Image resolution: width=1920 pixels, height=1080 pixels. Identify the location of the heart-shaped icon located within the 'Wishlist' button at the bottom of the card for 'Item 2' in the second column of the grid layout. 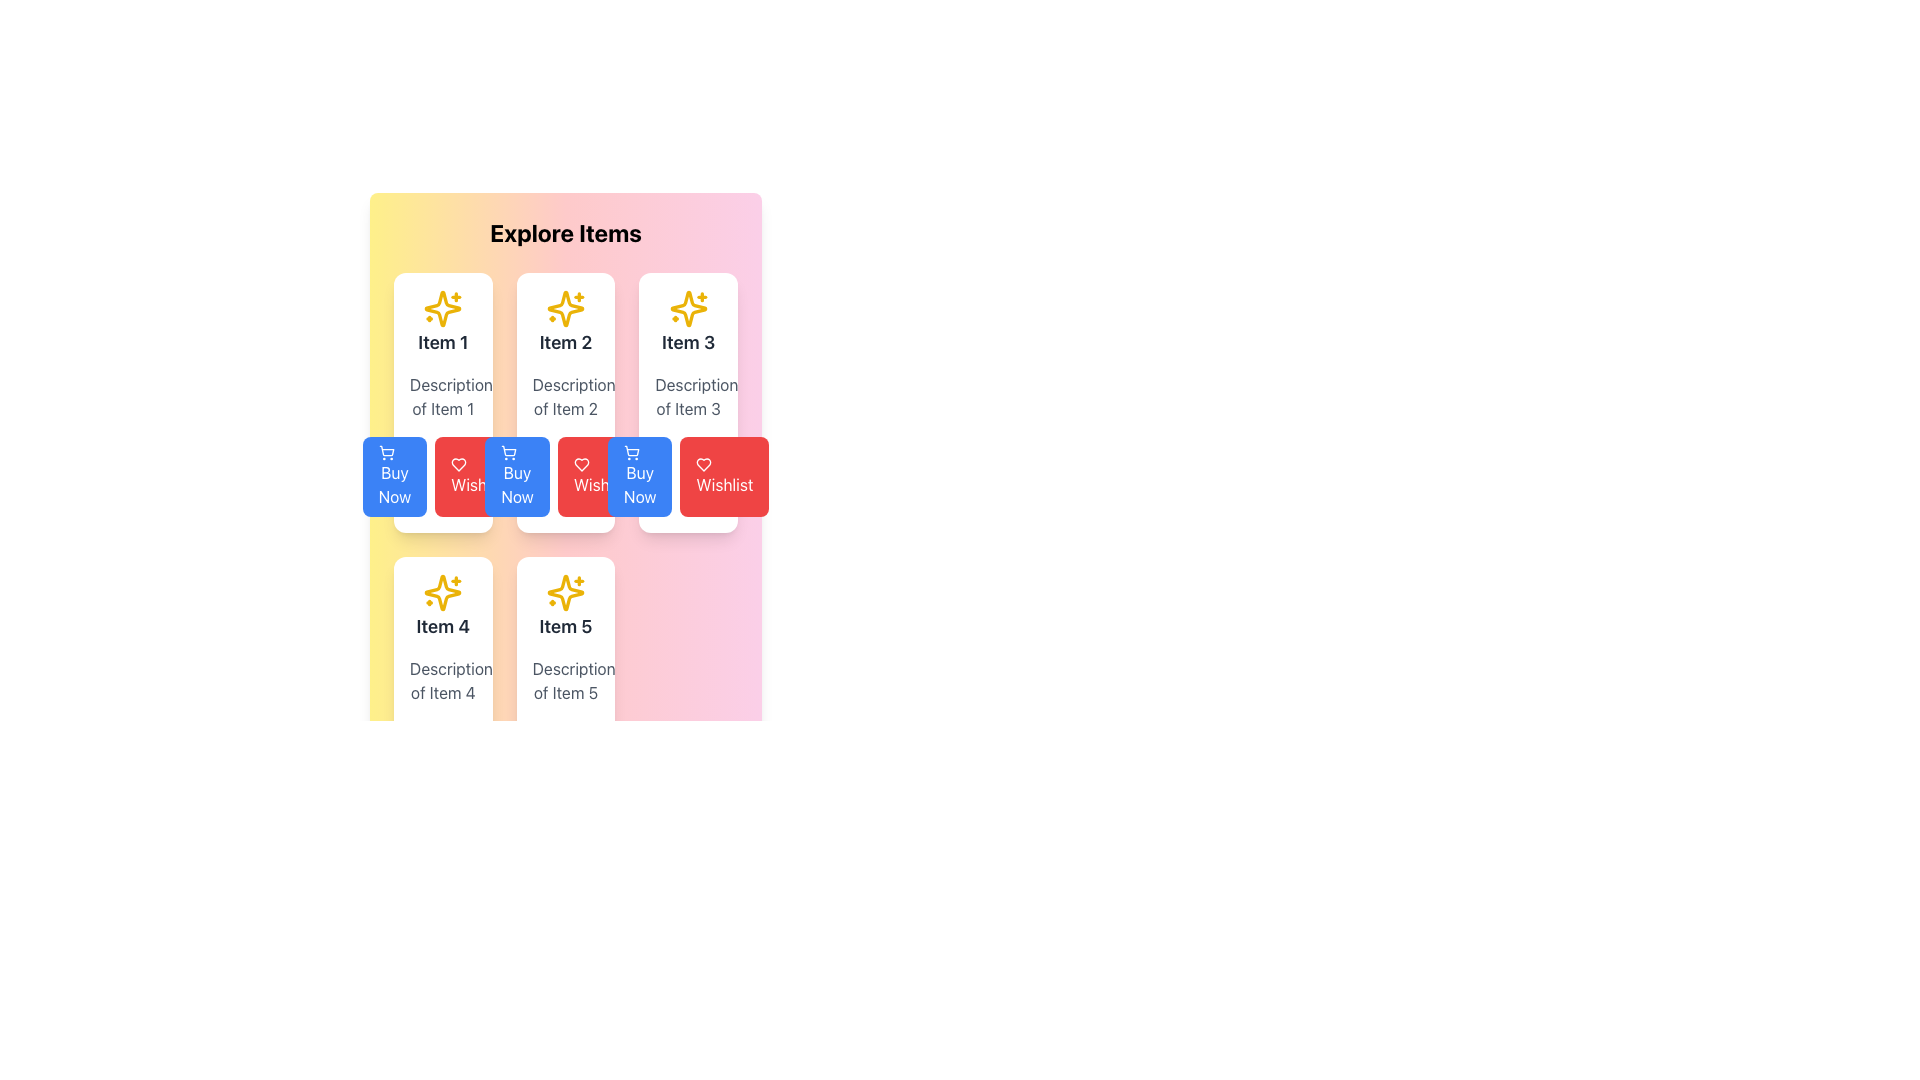
(458, 465).